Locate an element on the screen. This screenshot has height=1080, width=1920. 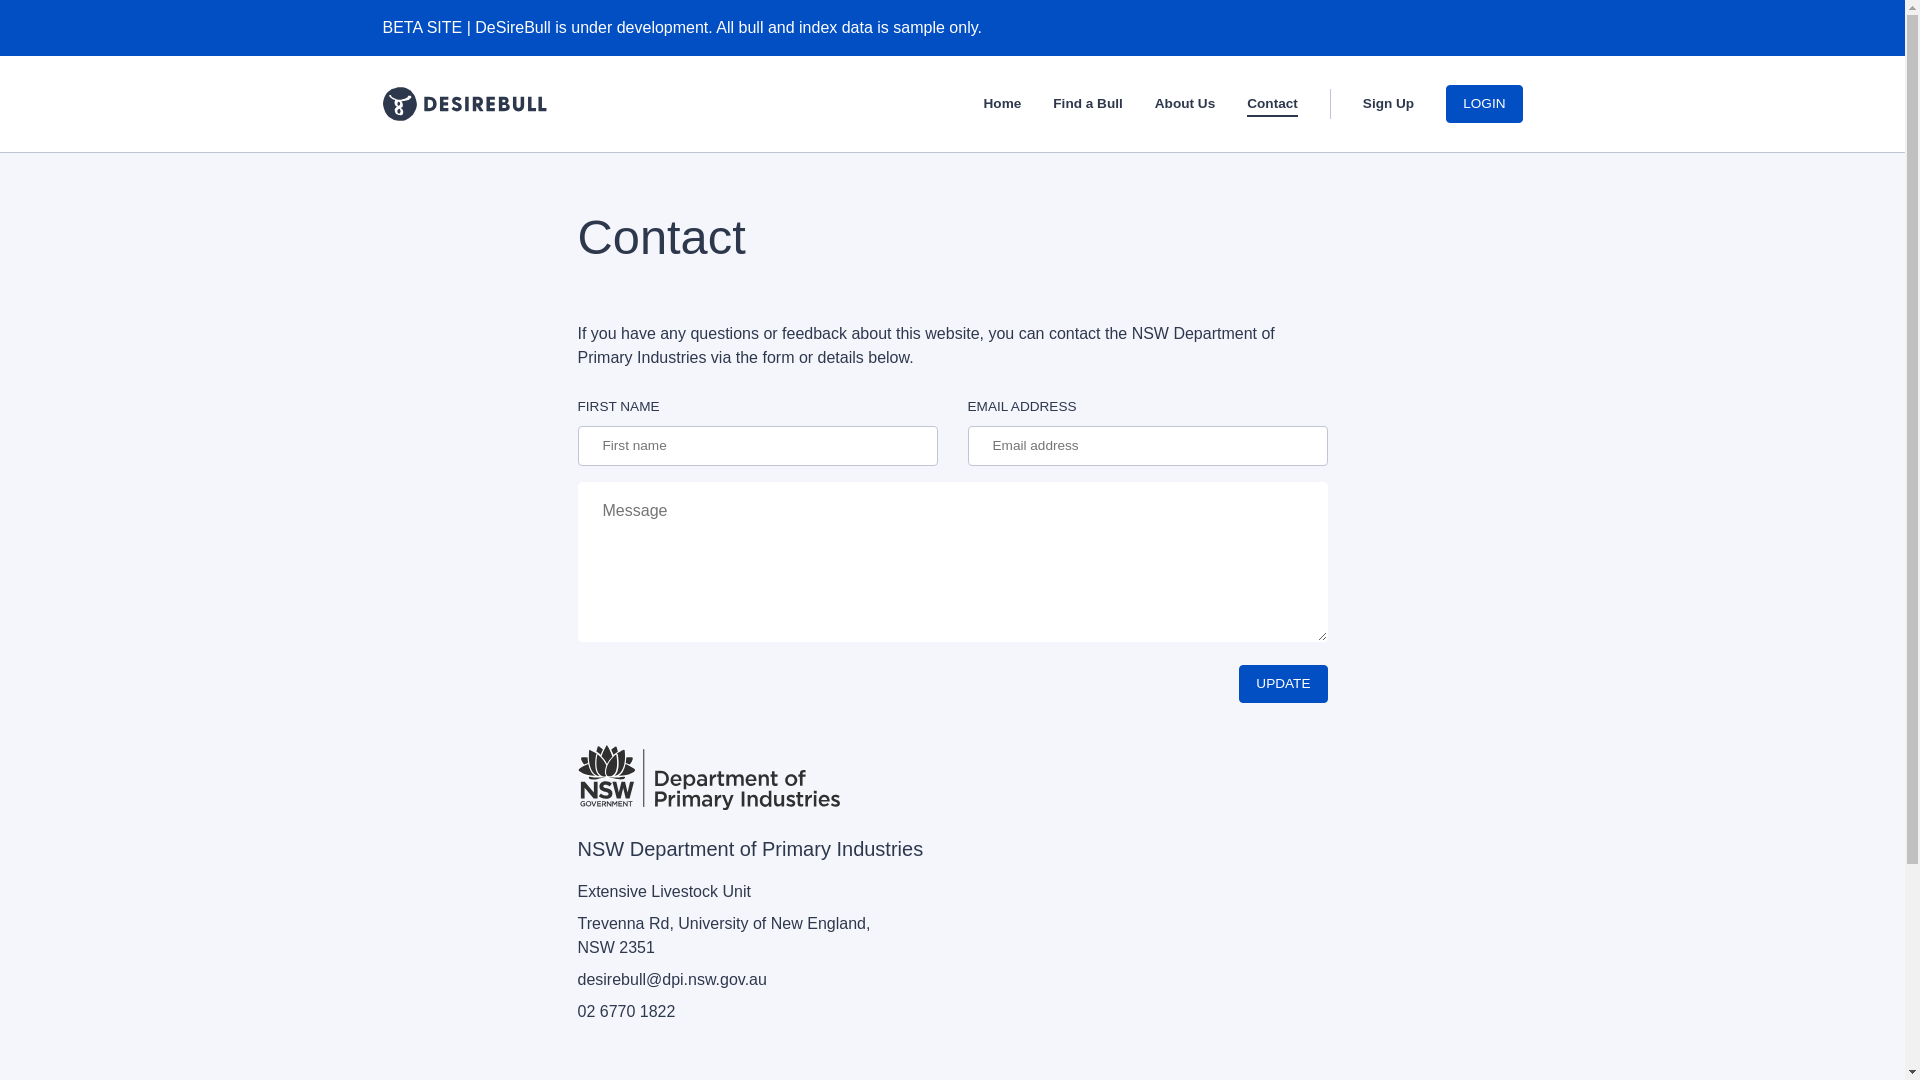
'Contact' is located at coordinates (1271, 106).